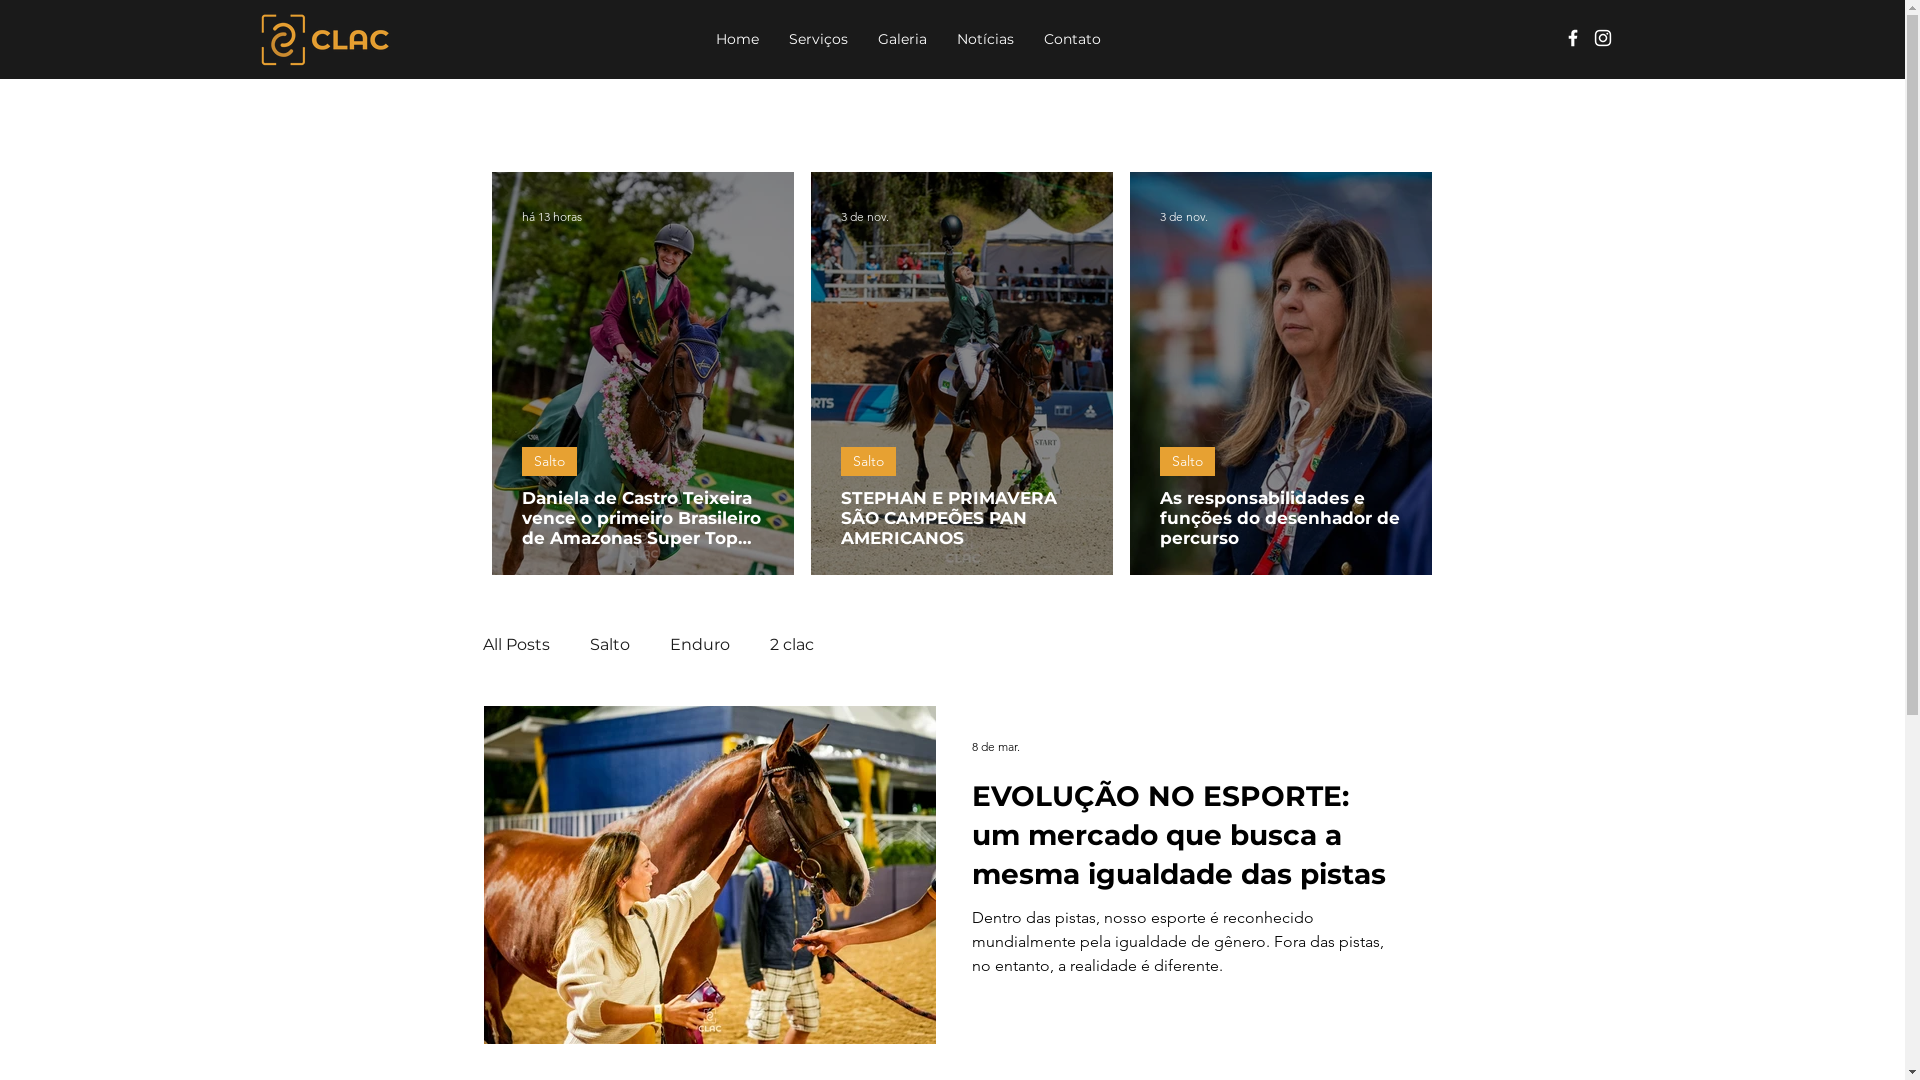  I want to click on 'All Posts', so click(481, 644).